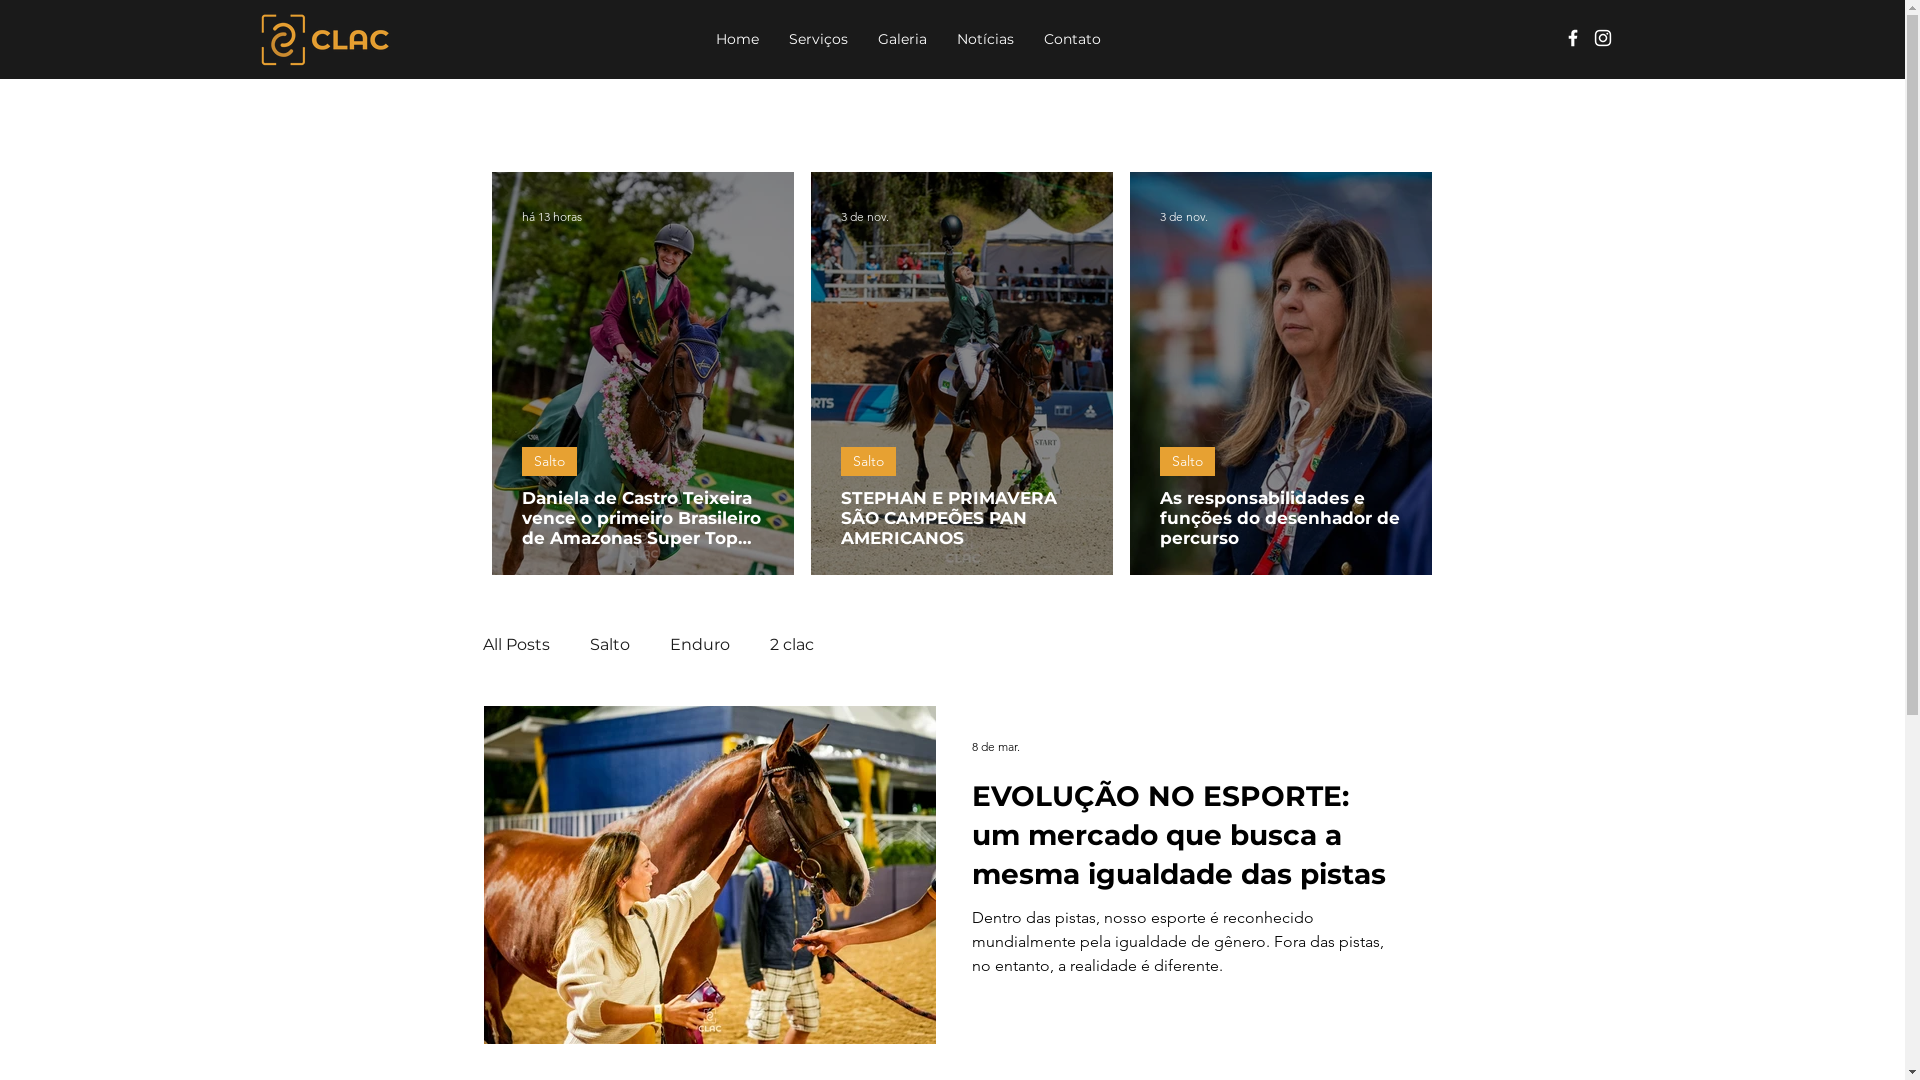  I want to click on 'All Posts', so click(481, 644).